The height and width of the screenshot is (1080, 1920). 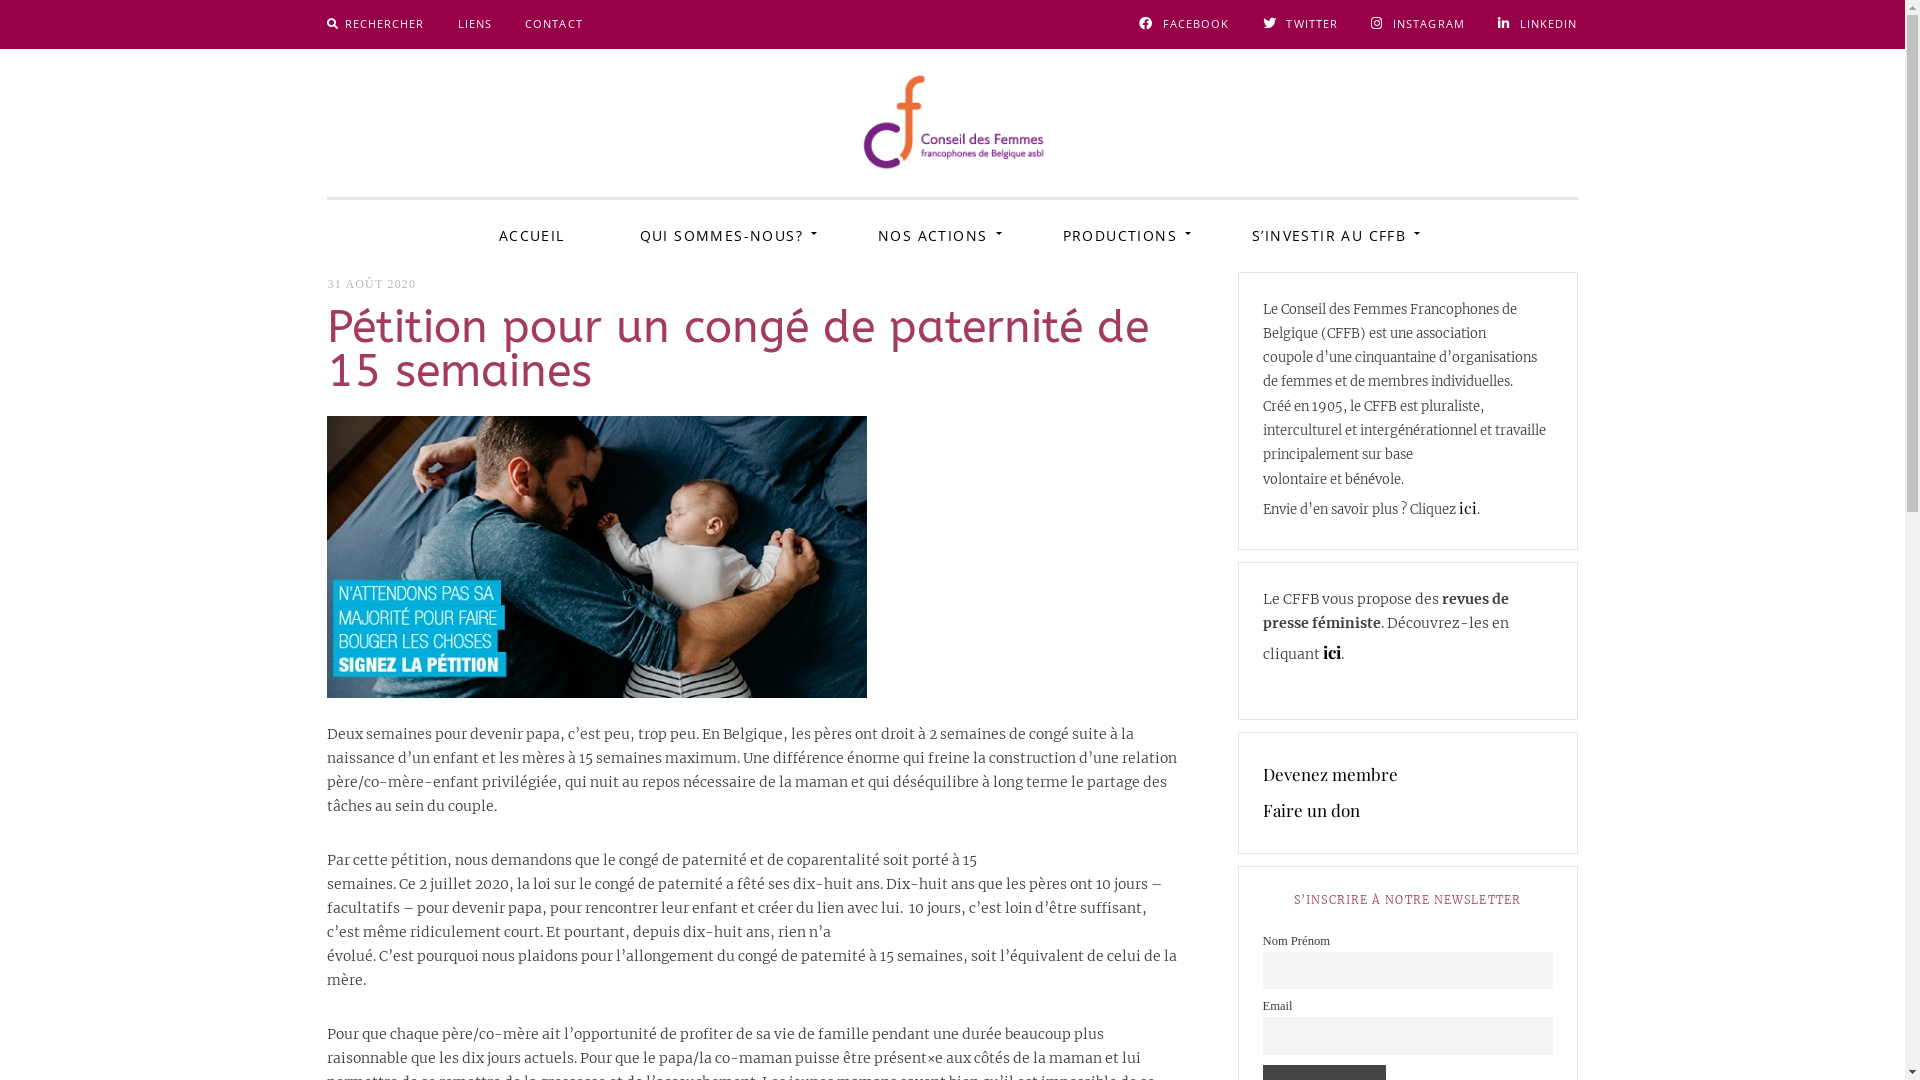 What do you see at coordinates (720, 234) in the screenshot?
I see `'QUI SOMMES-NOUS?'` at bounding box center [720, 234].